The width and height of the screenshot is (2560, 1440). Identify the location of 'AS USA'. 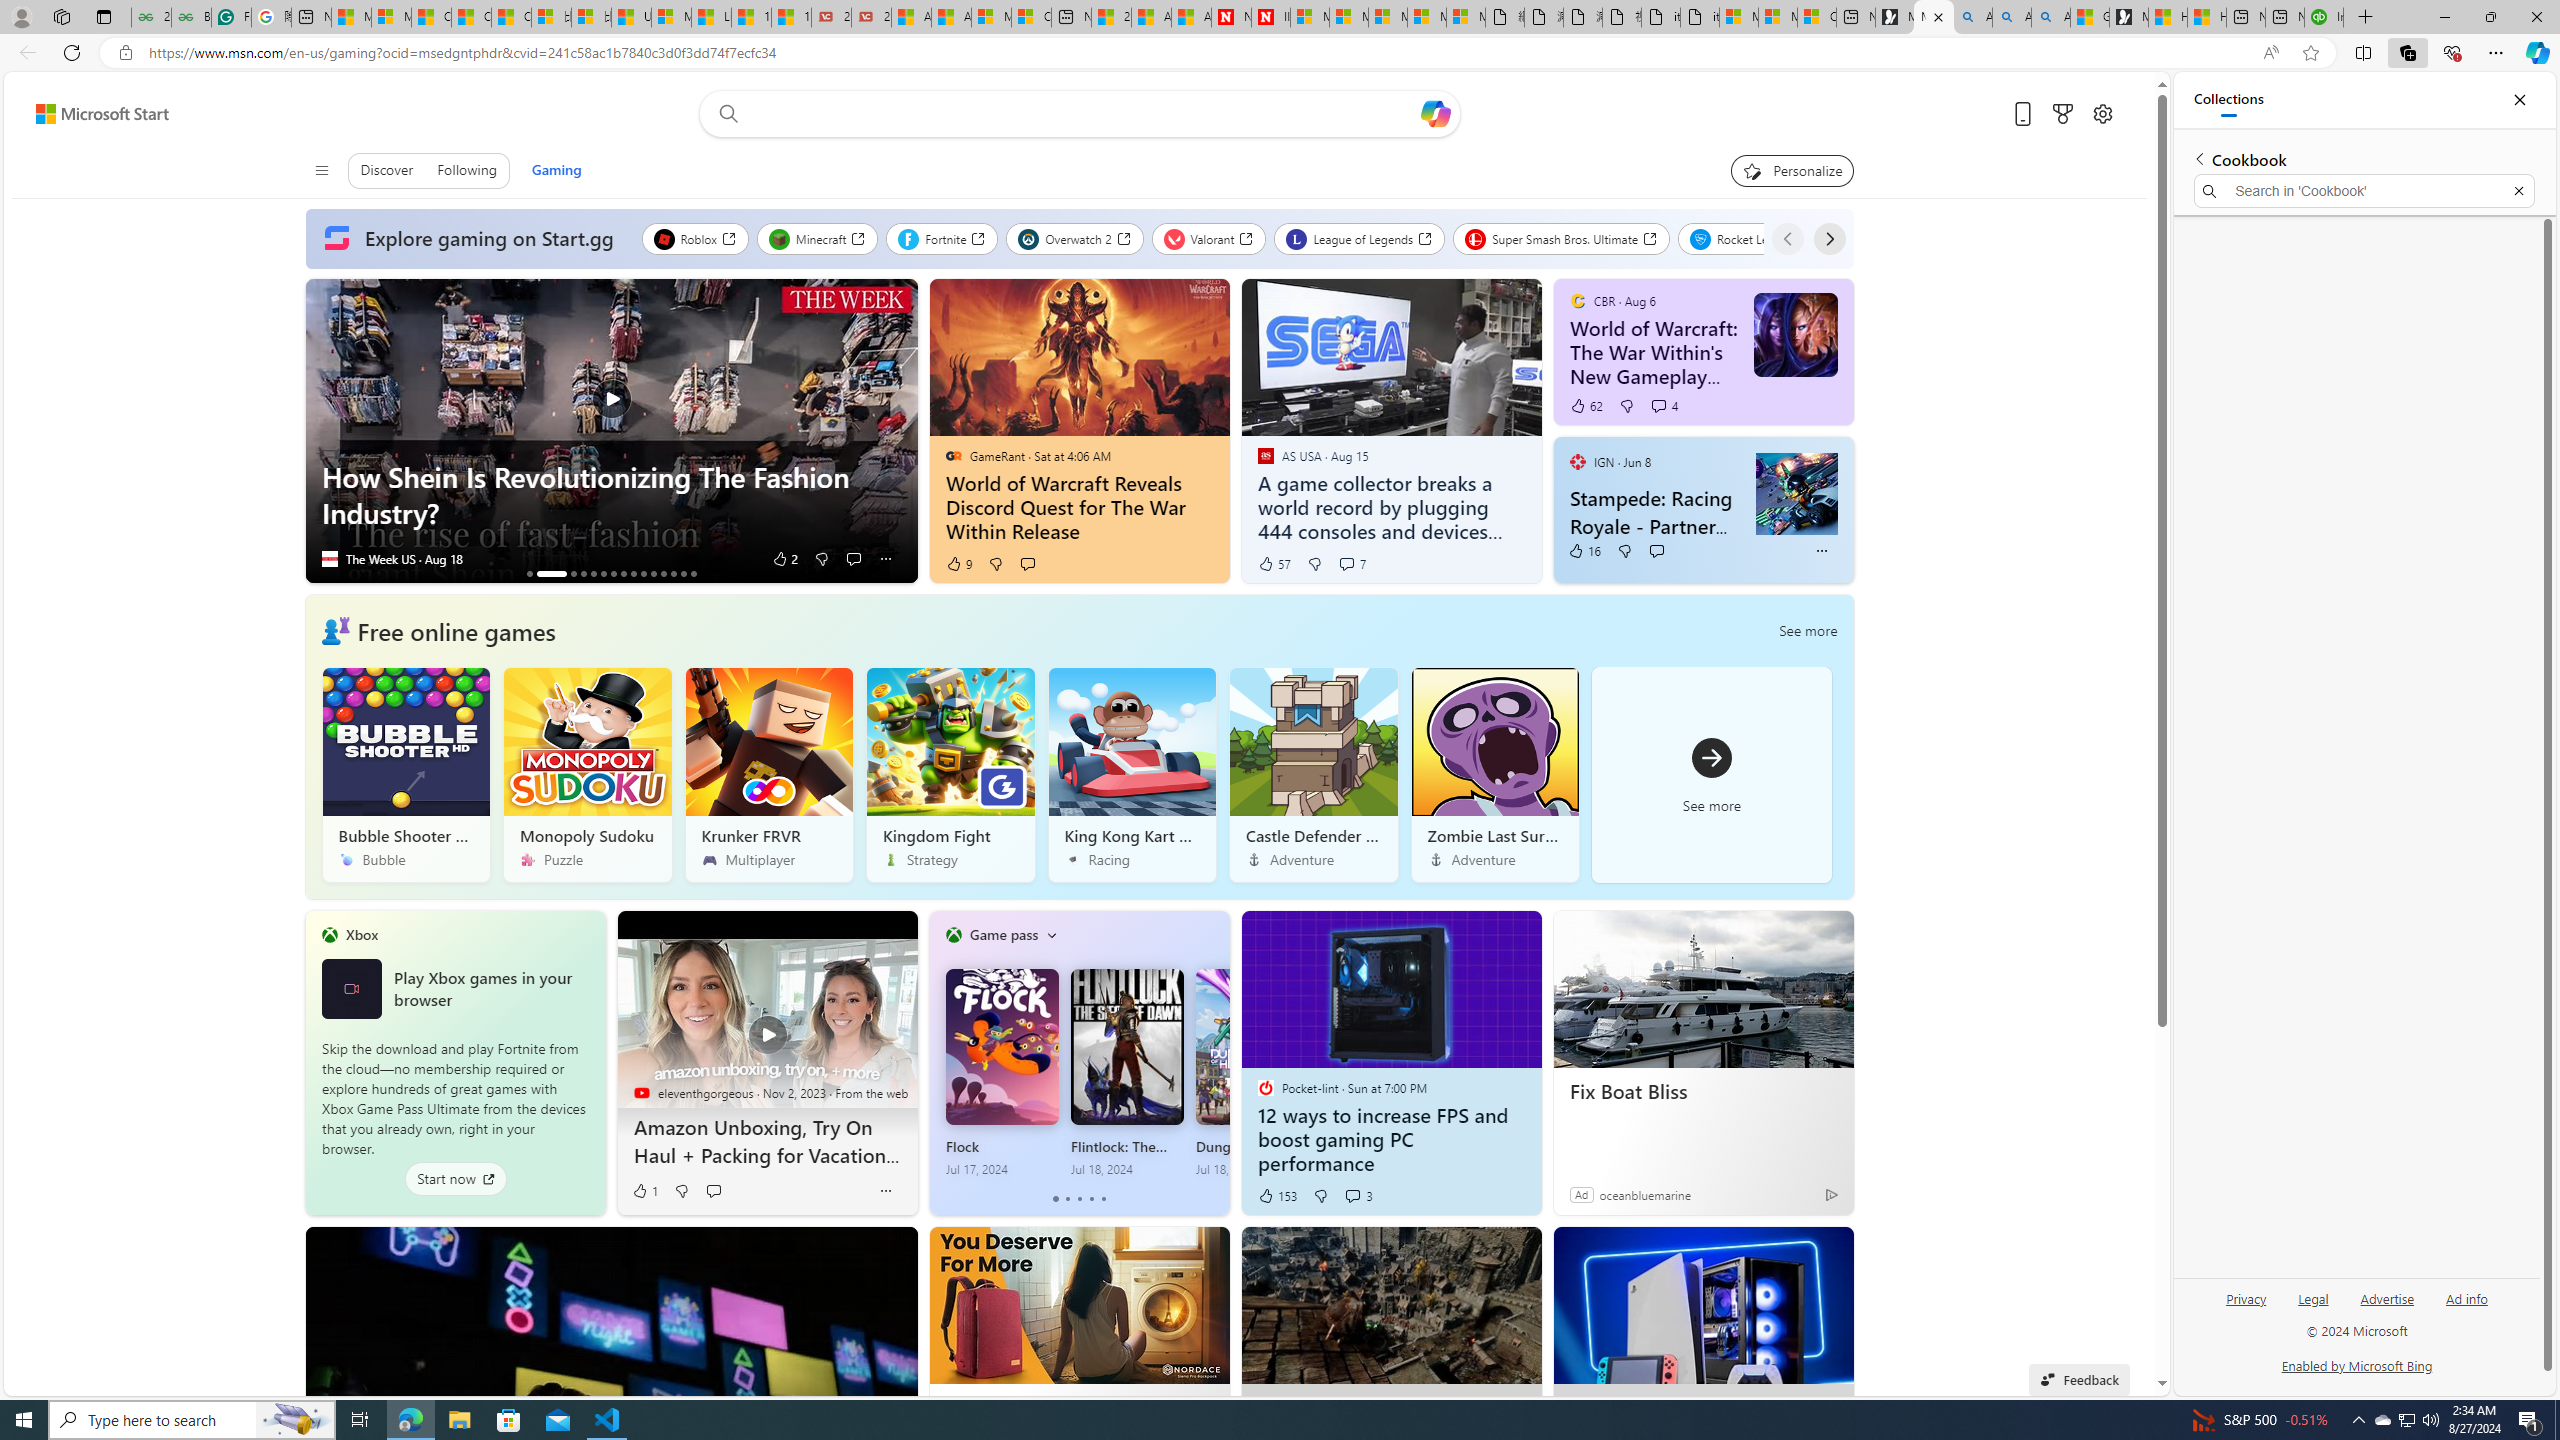
(1264, 455).